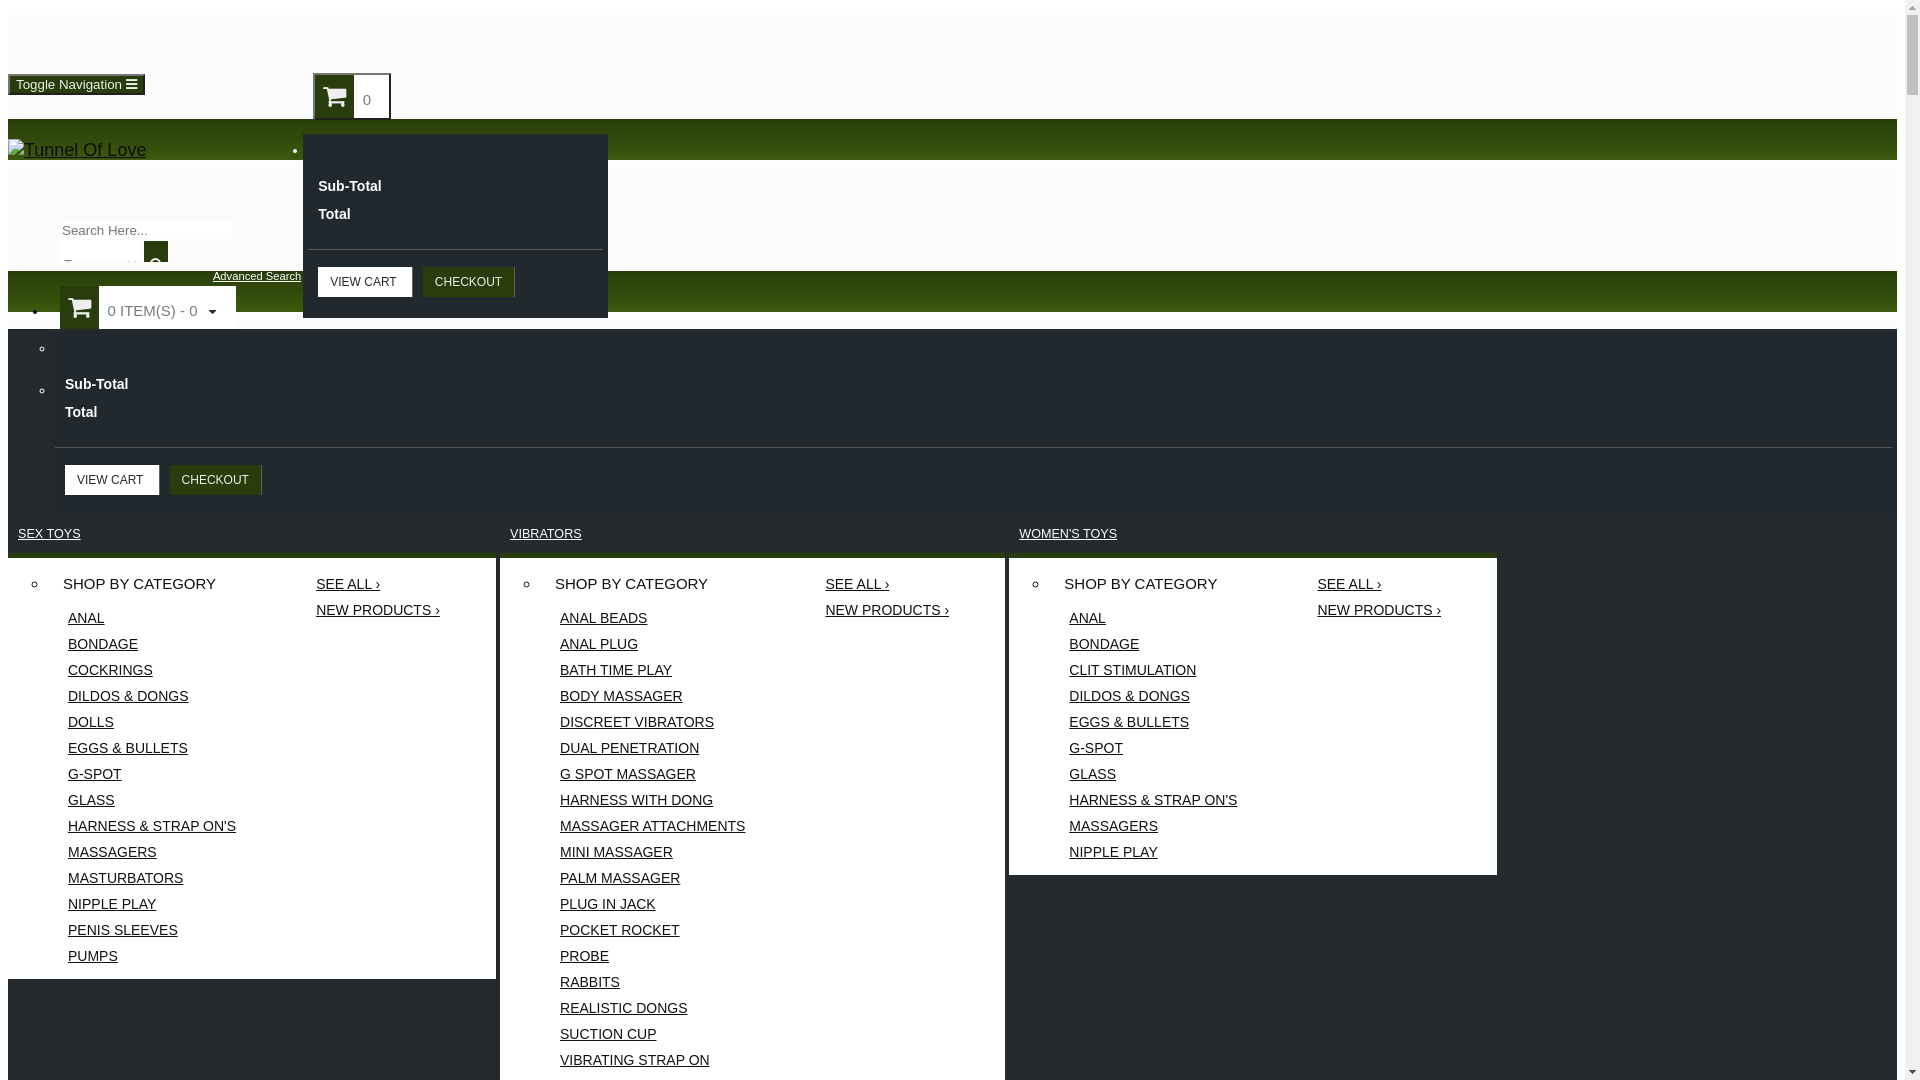  Describe the element at coordinates (468, 281) in the screenshot. I see `'CHECKOUT'` at that location.